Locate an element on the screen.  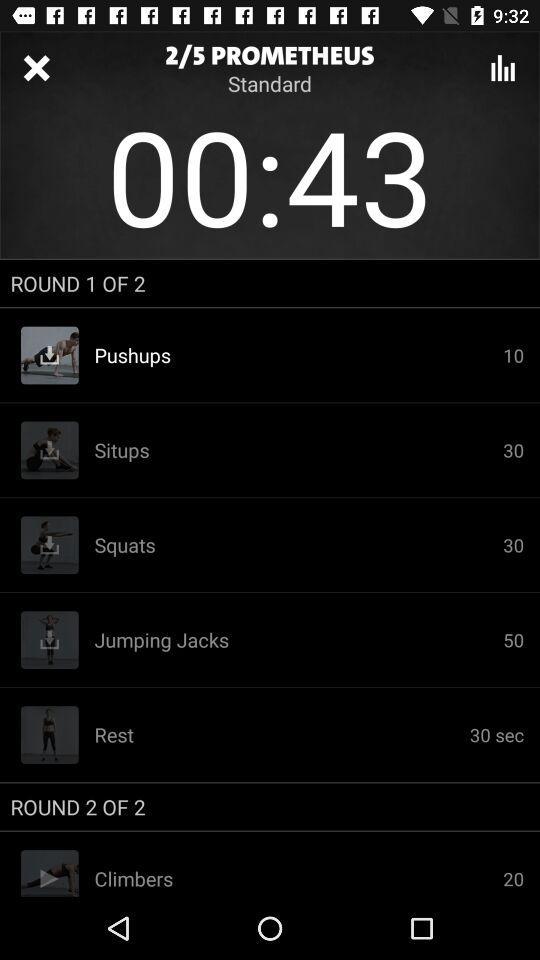
the icon next to 30 item is located at coordinates (297, 545).